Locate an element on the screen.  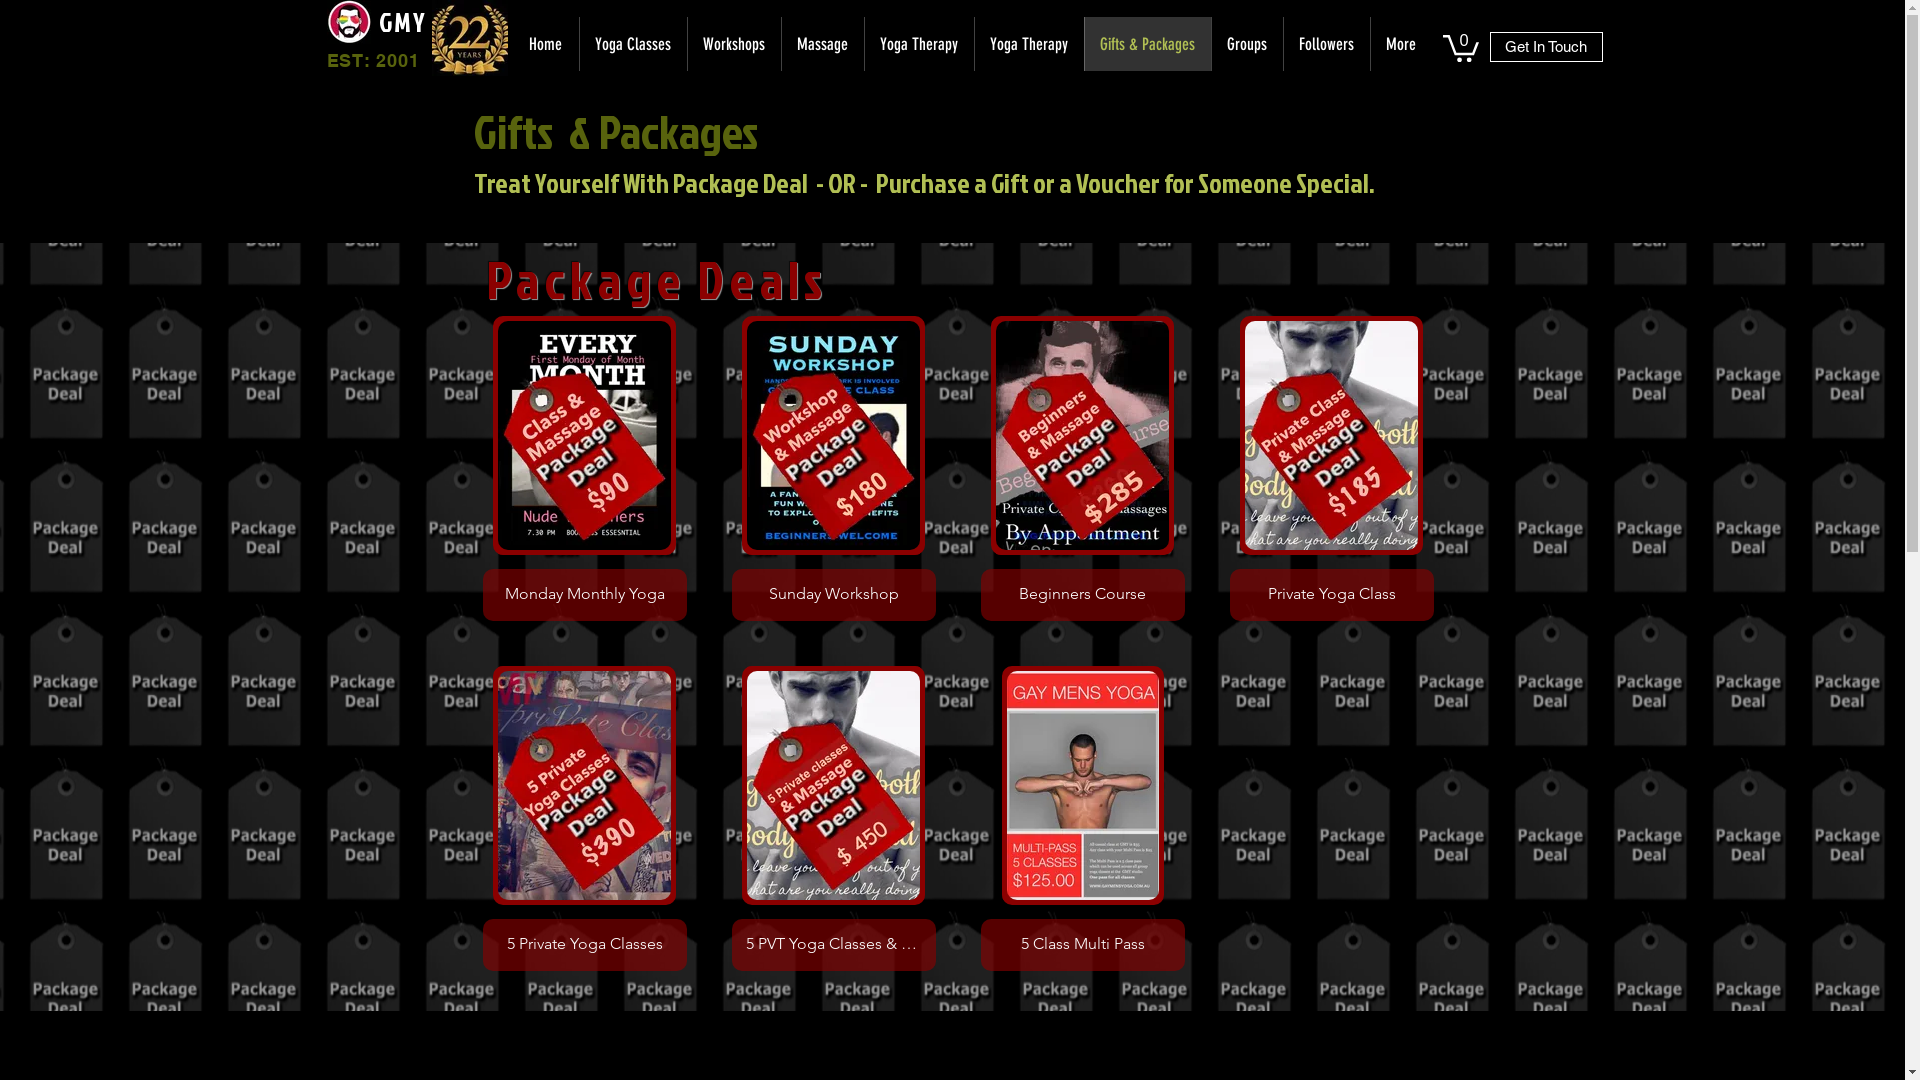
'Get In Touch' is located at coordinates (1545, 45).